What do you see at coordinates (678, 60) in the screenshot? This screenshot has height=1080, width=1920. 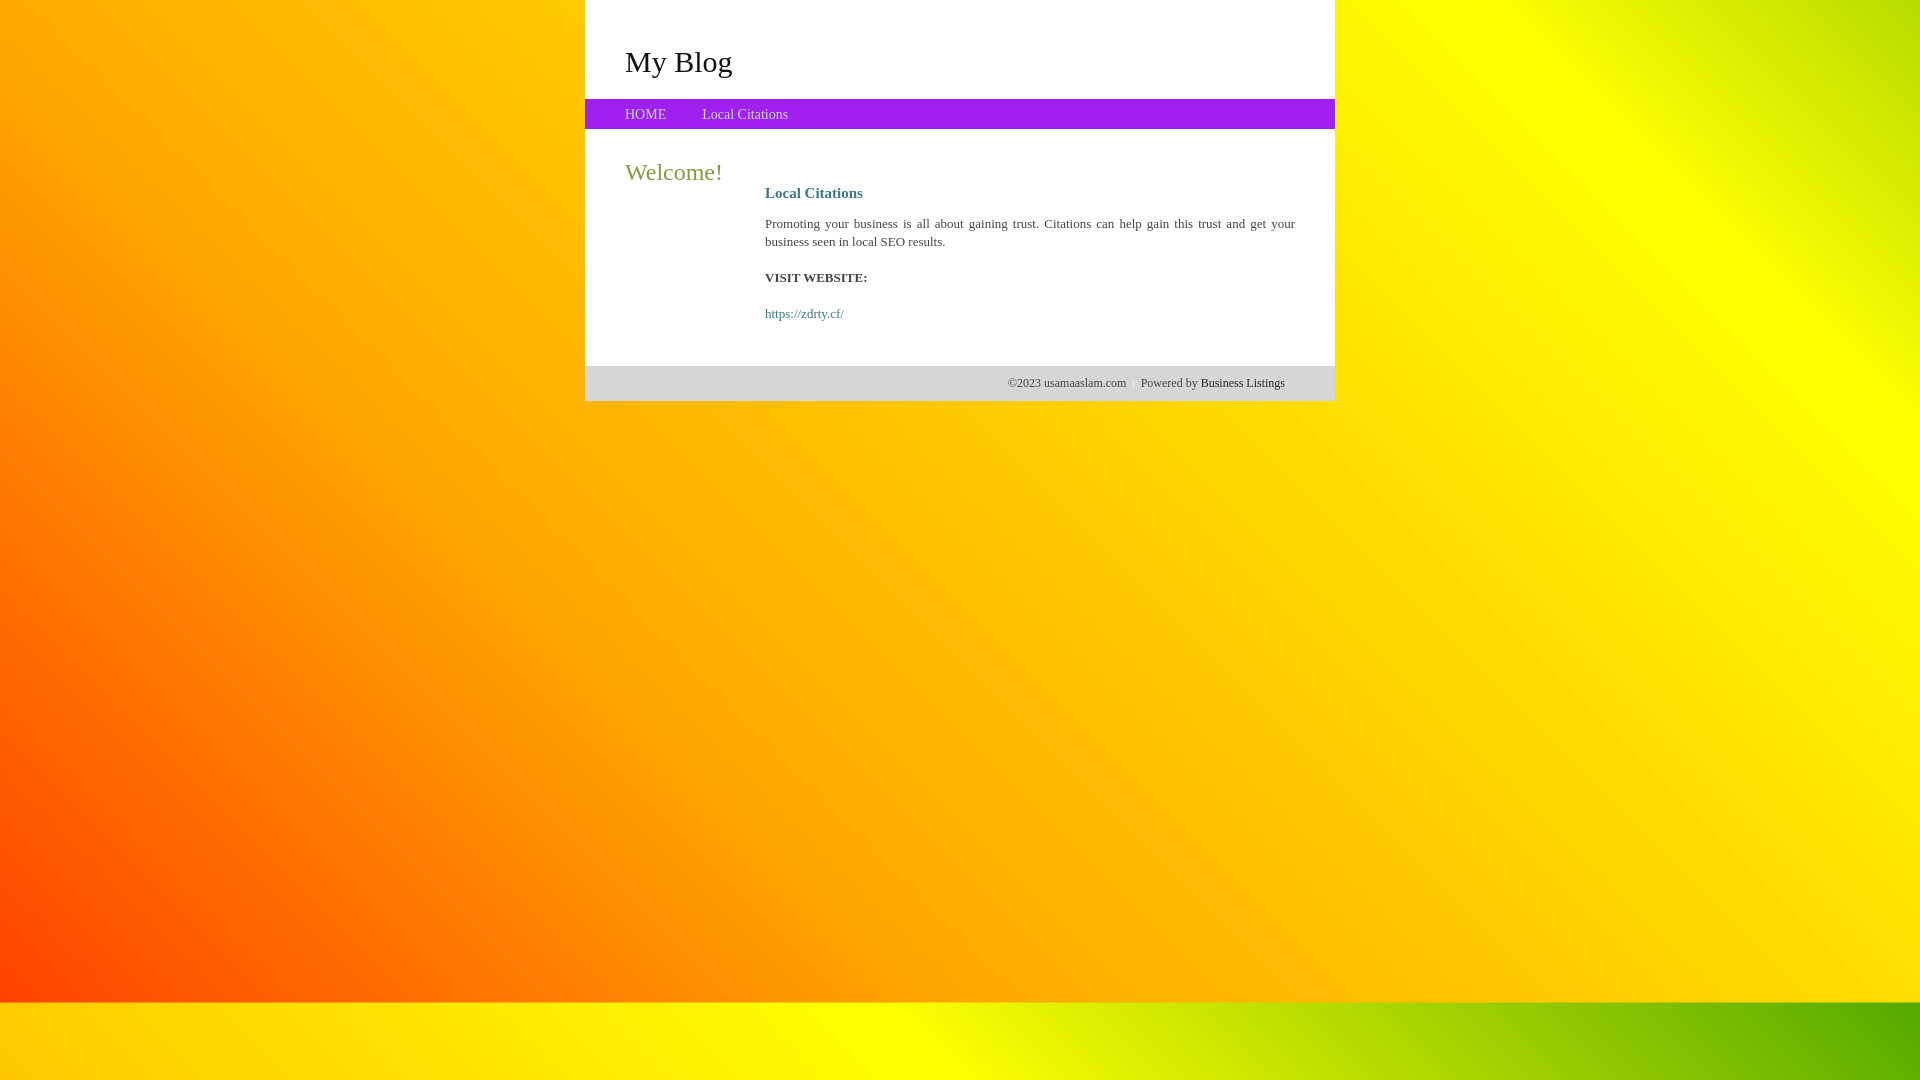 I see `'My Blog'` at bounding box center [678, 60].